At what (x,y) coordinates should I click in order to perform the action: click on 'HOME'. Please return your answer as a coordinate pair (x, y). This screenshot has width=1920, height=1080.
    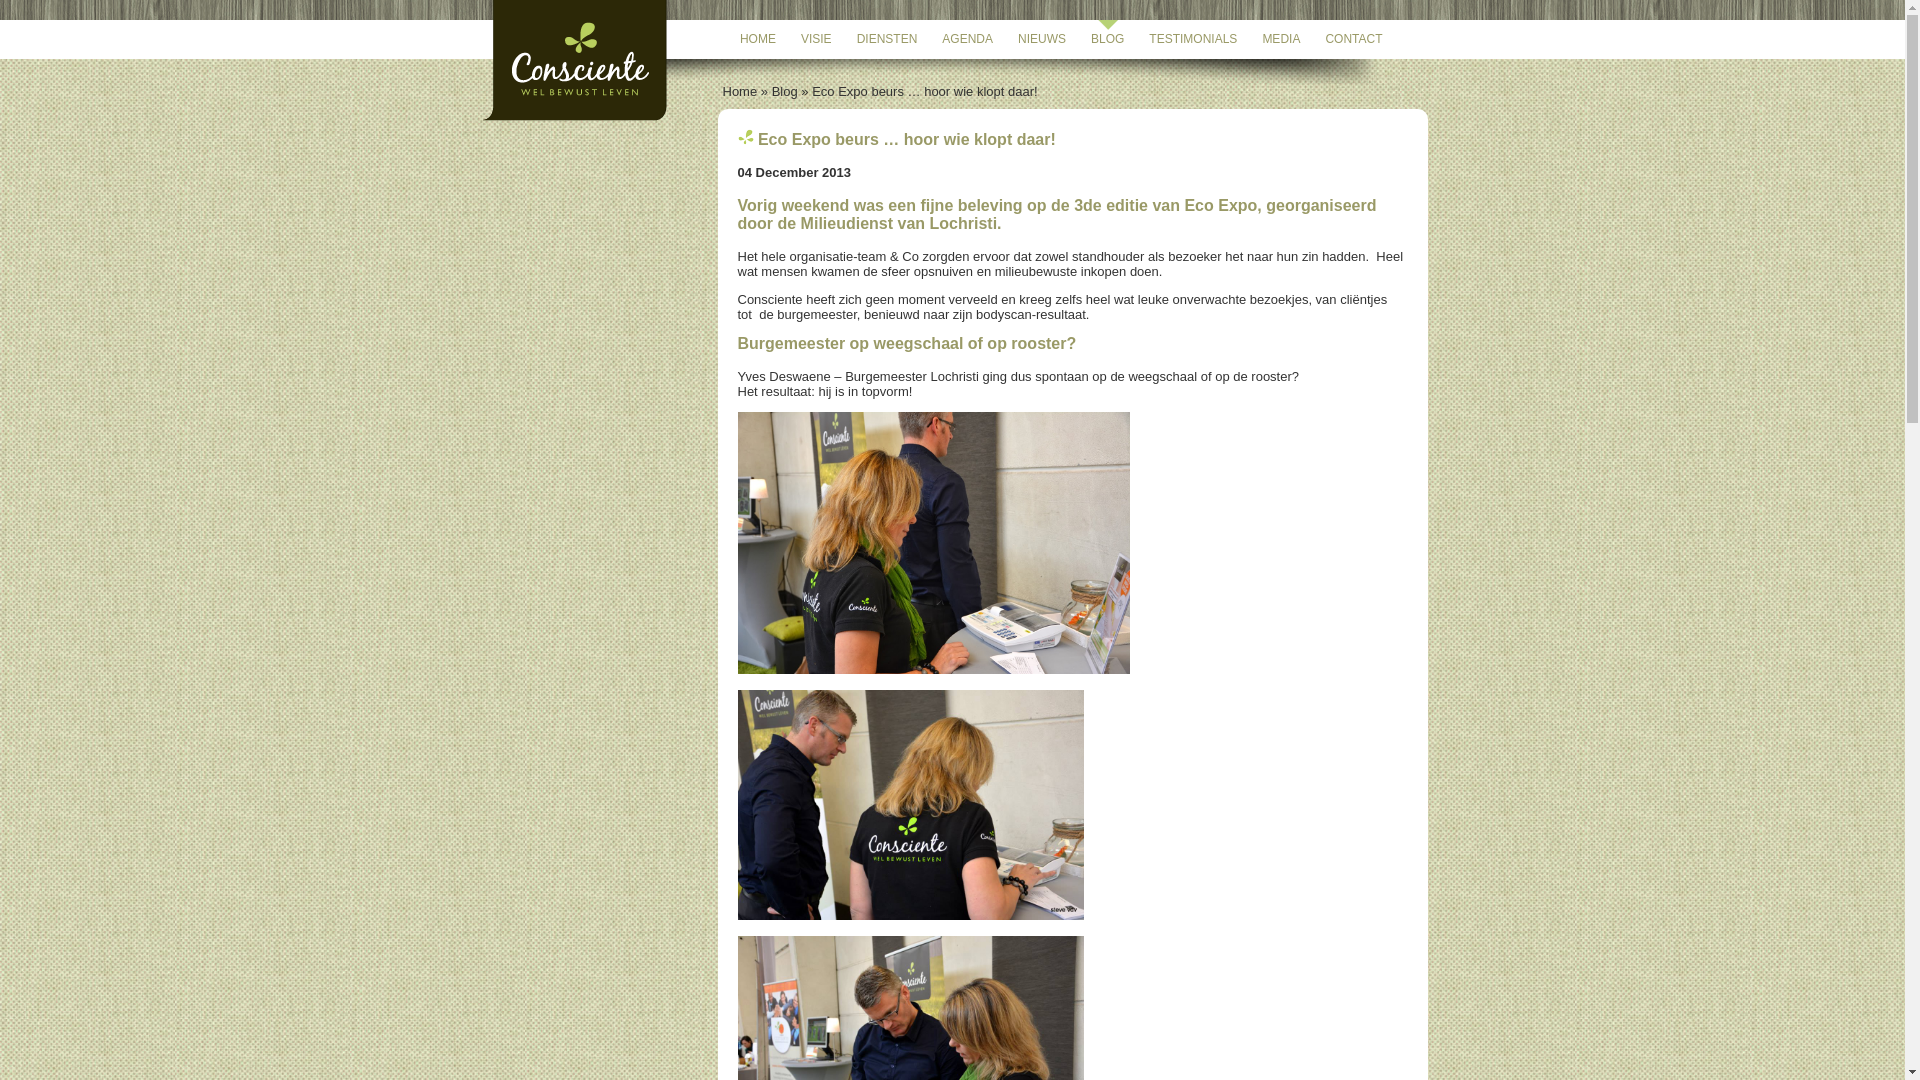
    Looking at the image, I should click on (738, 39).